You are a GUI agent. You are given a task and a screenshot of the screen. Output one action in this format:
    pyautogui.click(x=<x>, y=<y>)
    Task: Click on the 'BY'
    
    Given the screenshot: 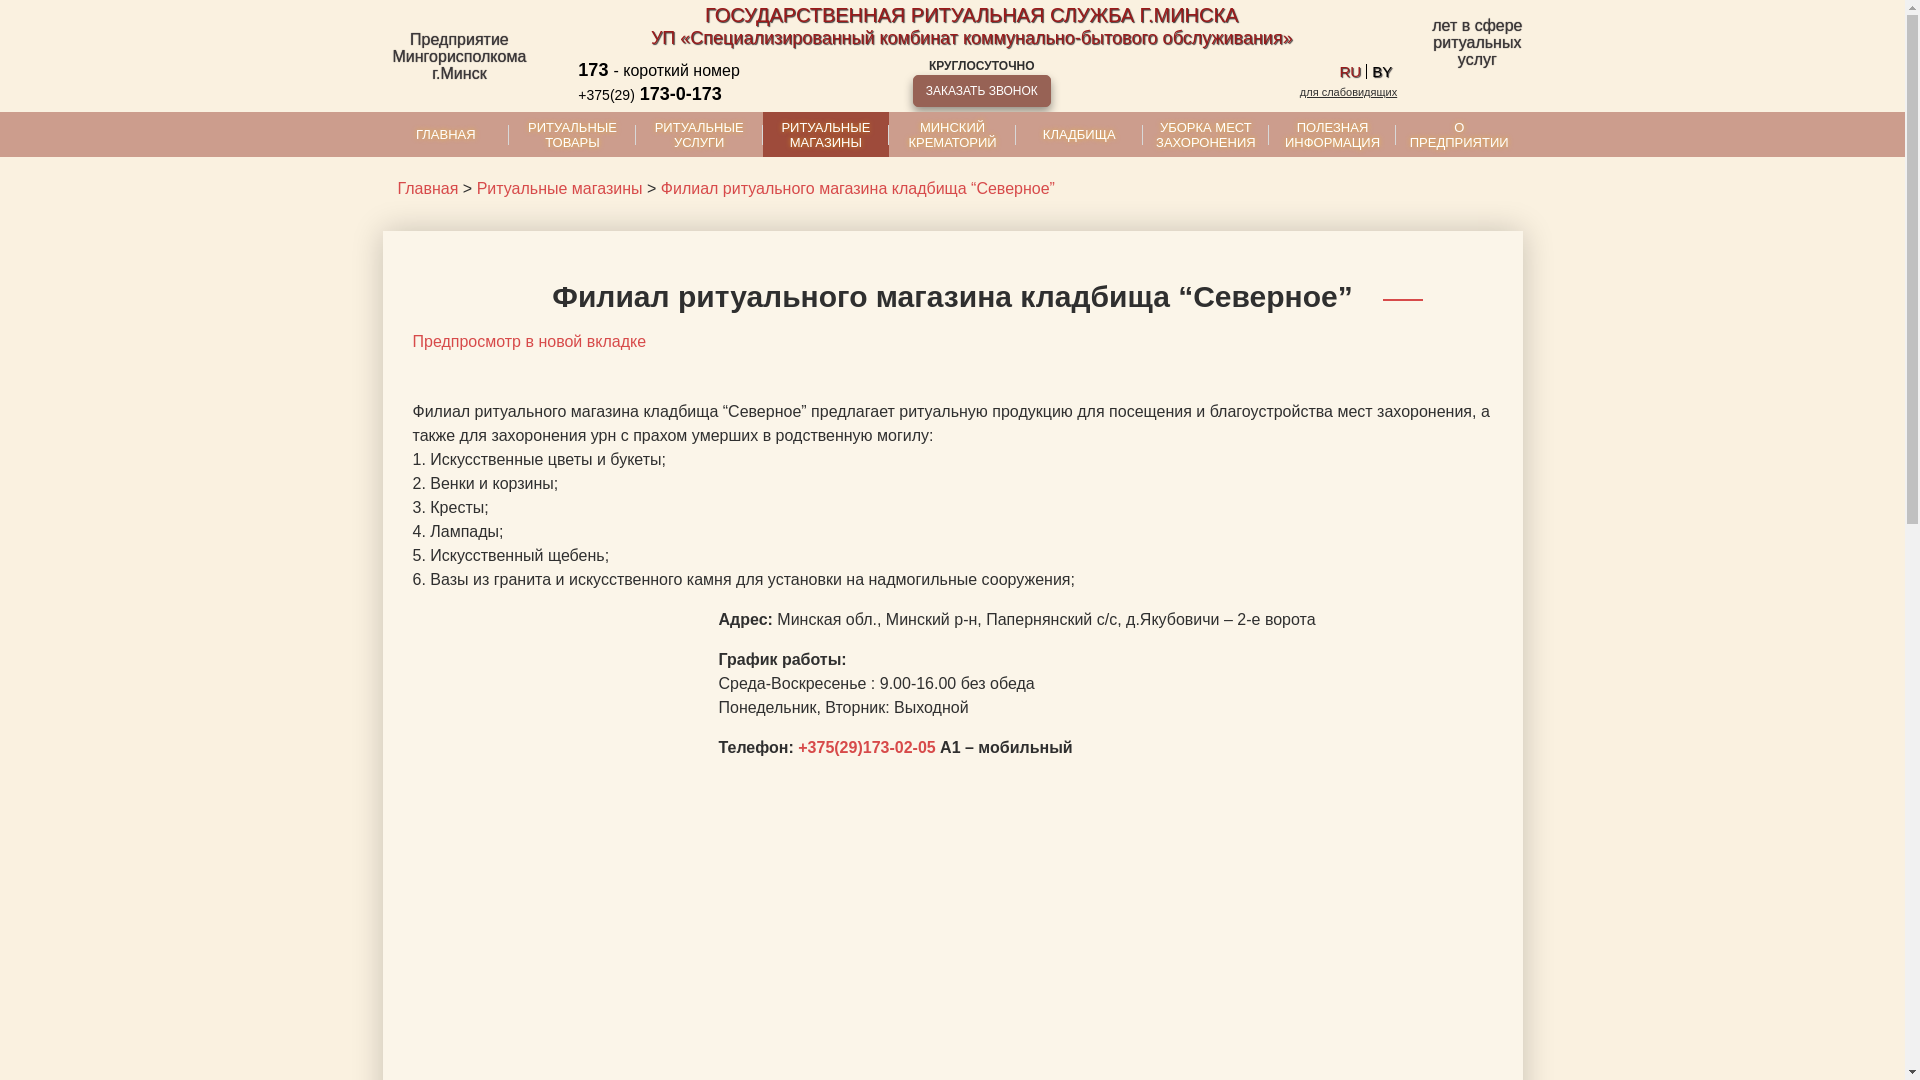 What is the action you would take?
    pyautogui.click(x=1381, y=70)
    